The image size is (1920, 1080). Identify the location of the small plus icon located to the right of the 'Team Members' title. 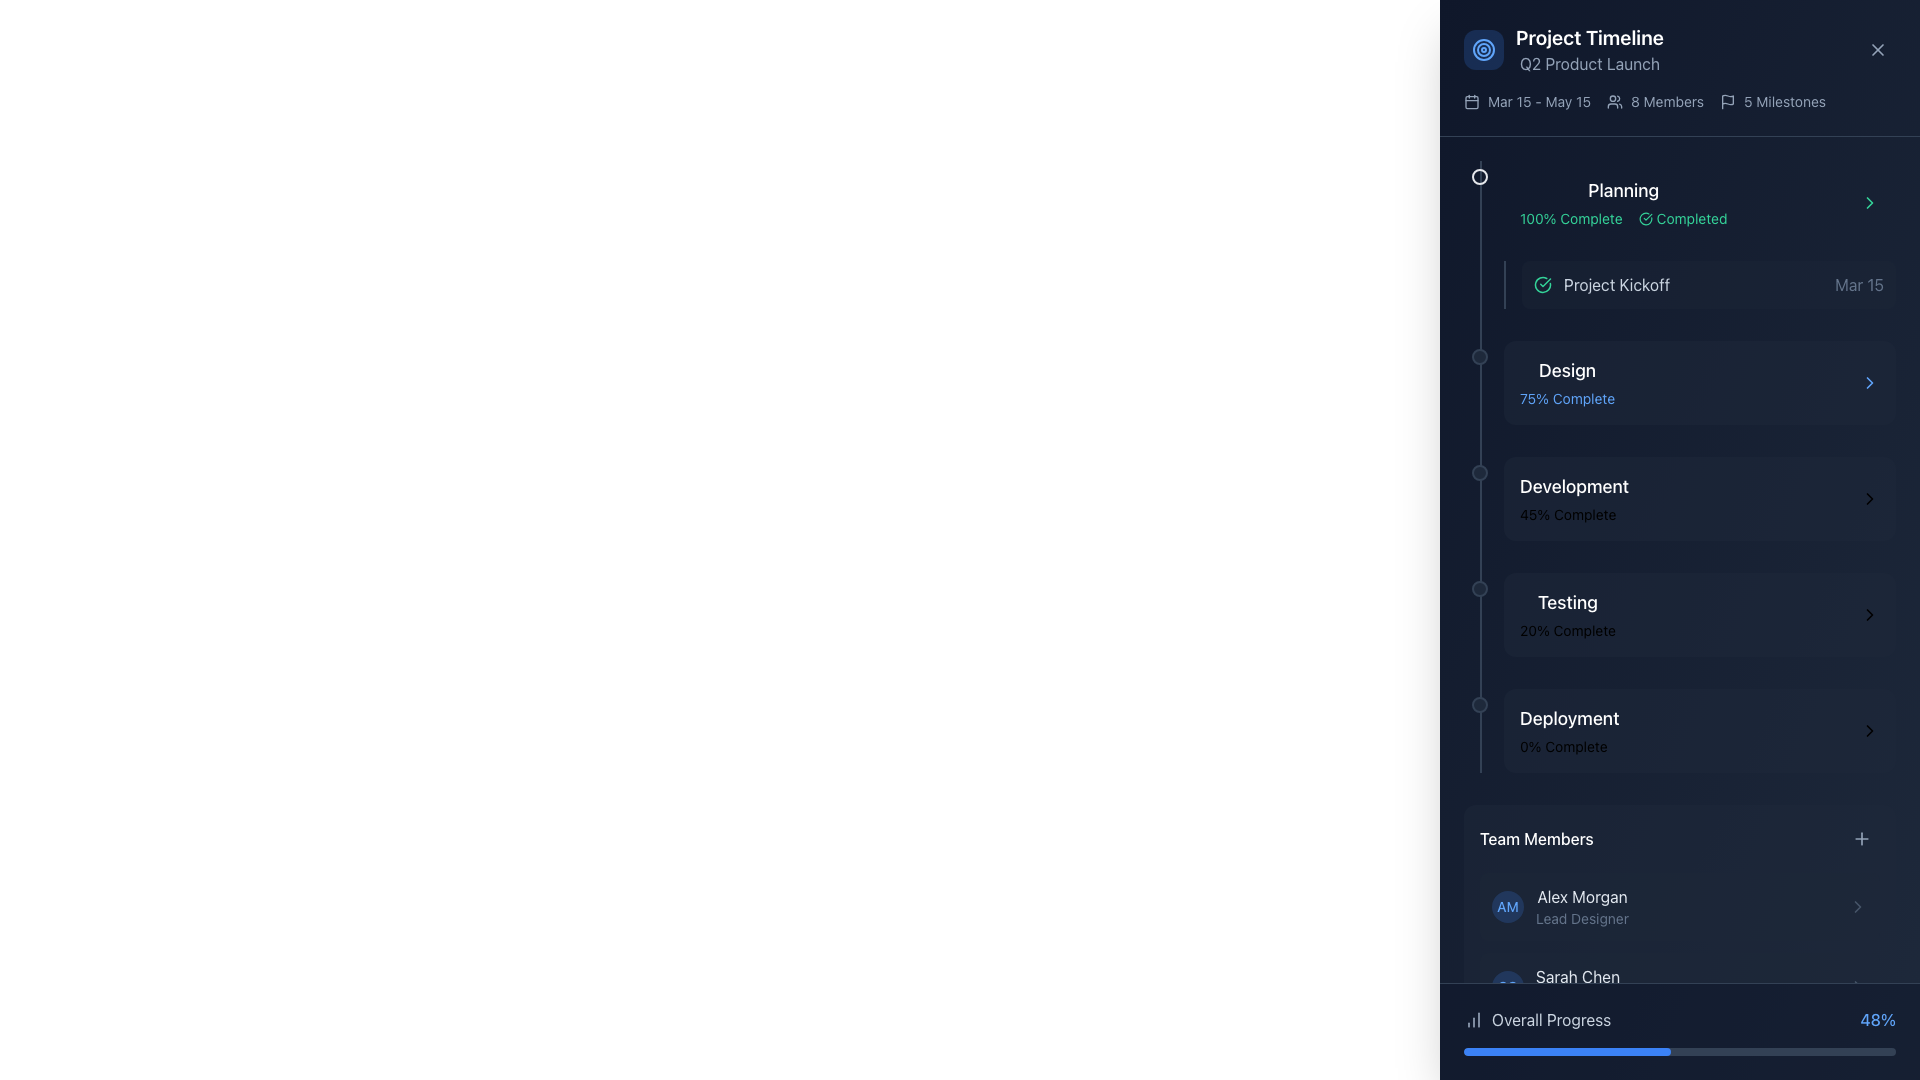
(1861, 839).